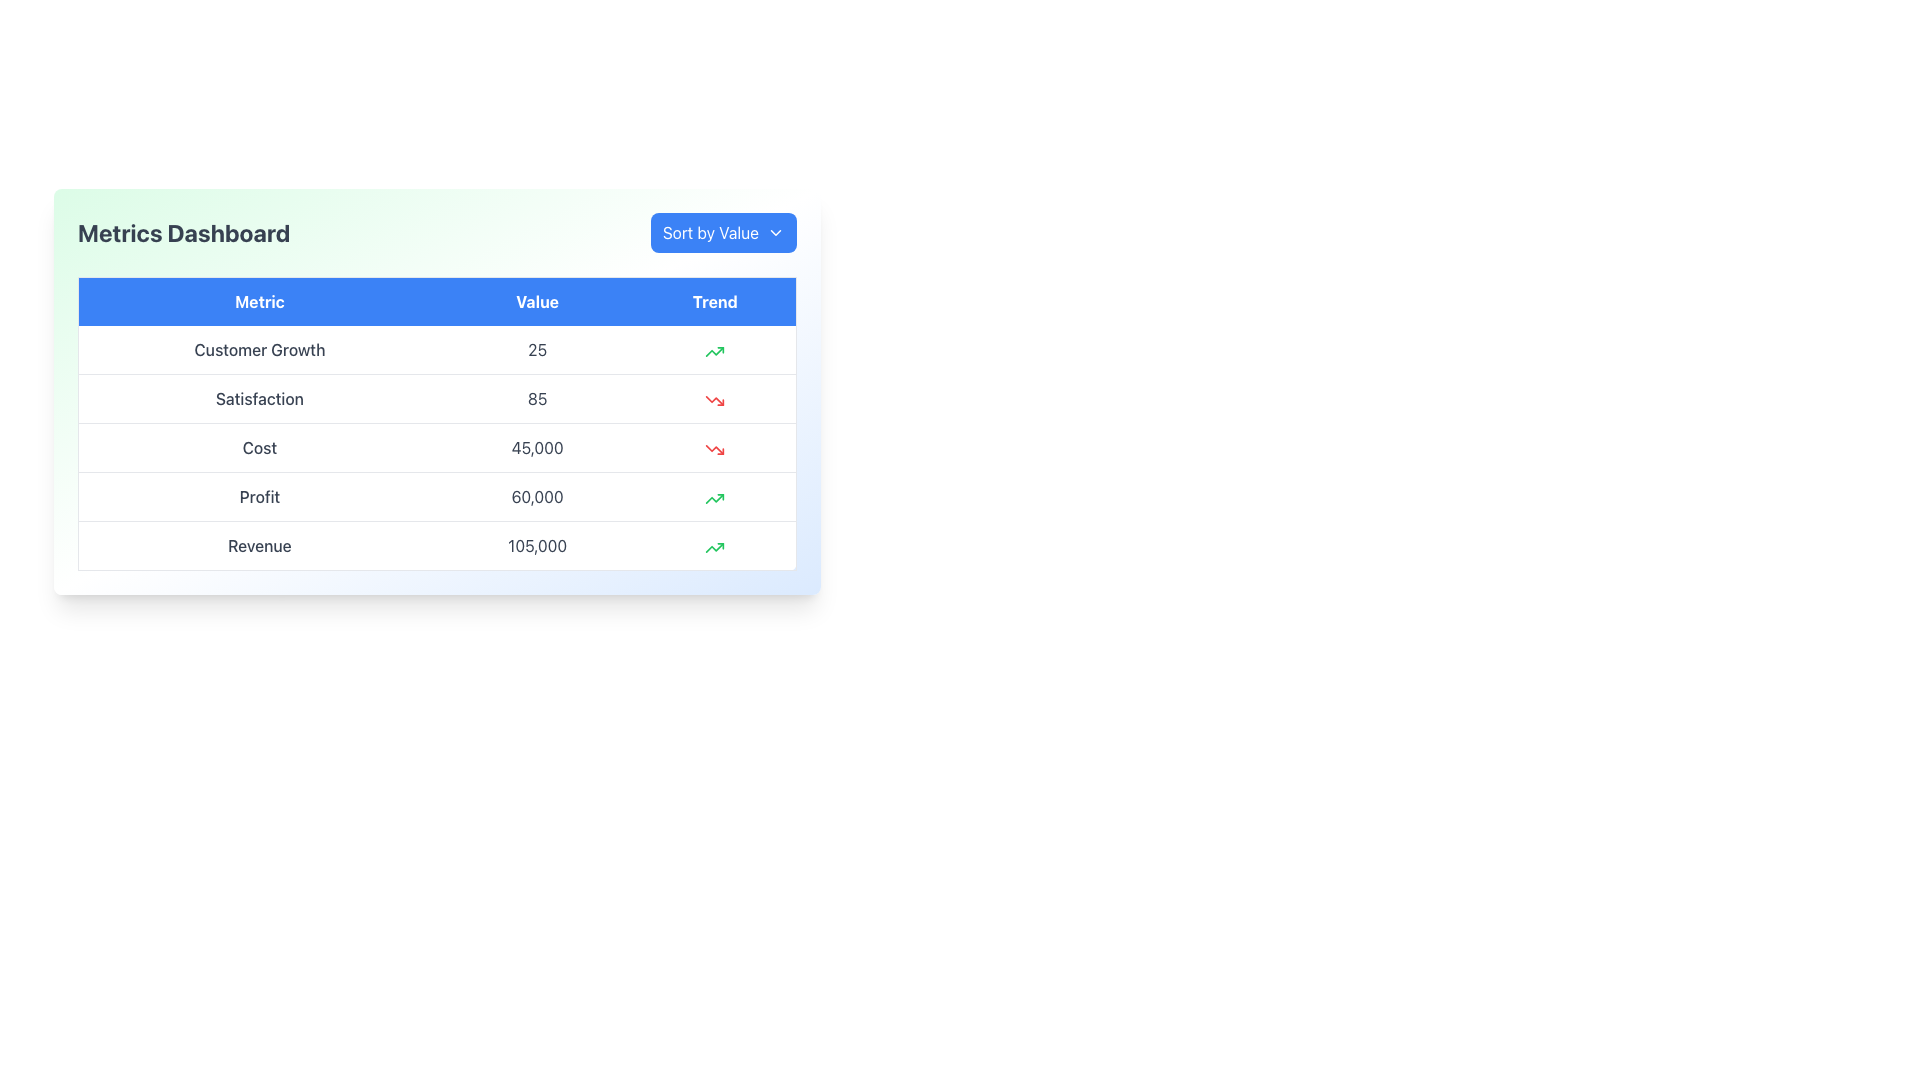 The width and height of the screenshot is (1920, 1080). Describe the element at coordinates (184, 231) in the screenshot. I see `title text located at the top left of the dashboard interface, which identifies the current view, positioned above the tabular area and next to the 'Sort by Value' button` at that location.